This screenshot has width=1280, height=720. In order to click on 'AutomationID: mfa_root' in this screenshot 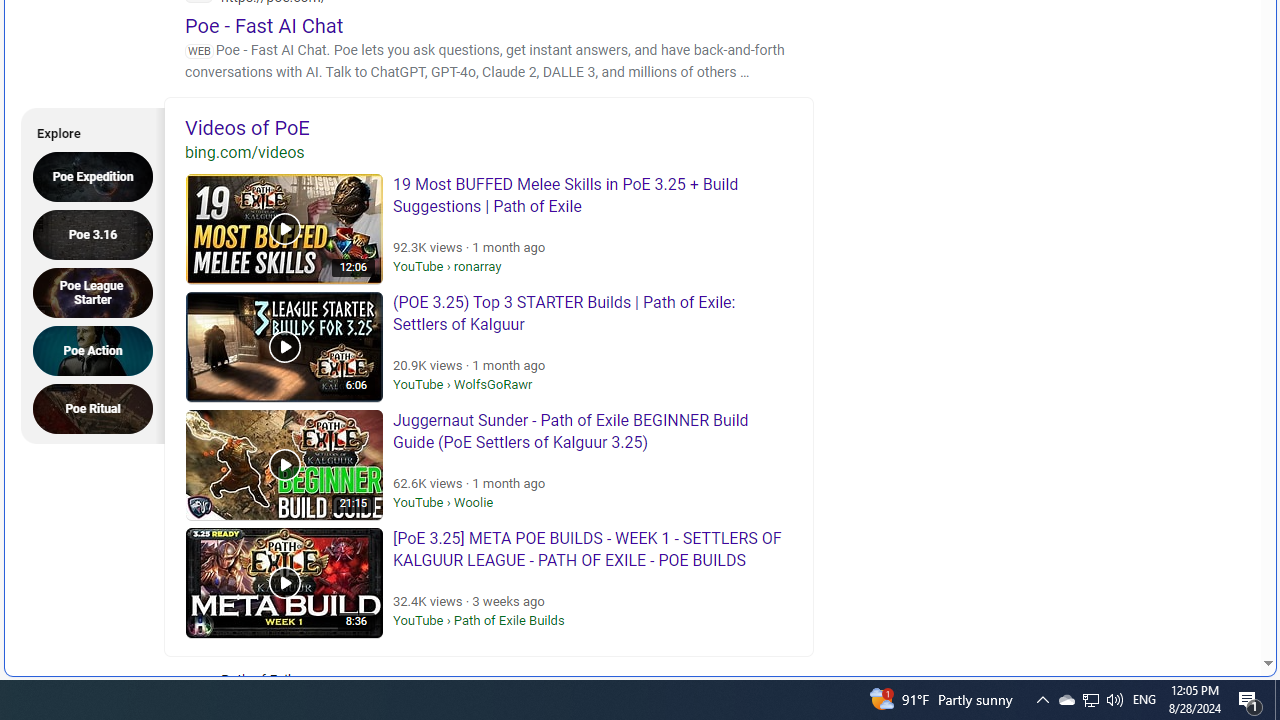, I will do `click(1192, 602)`.